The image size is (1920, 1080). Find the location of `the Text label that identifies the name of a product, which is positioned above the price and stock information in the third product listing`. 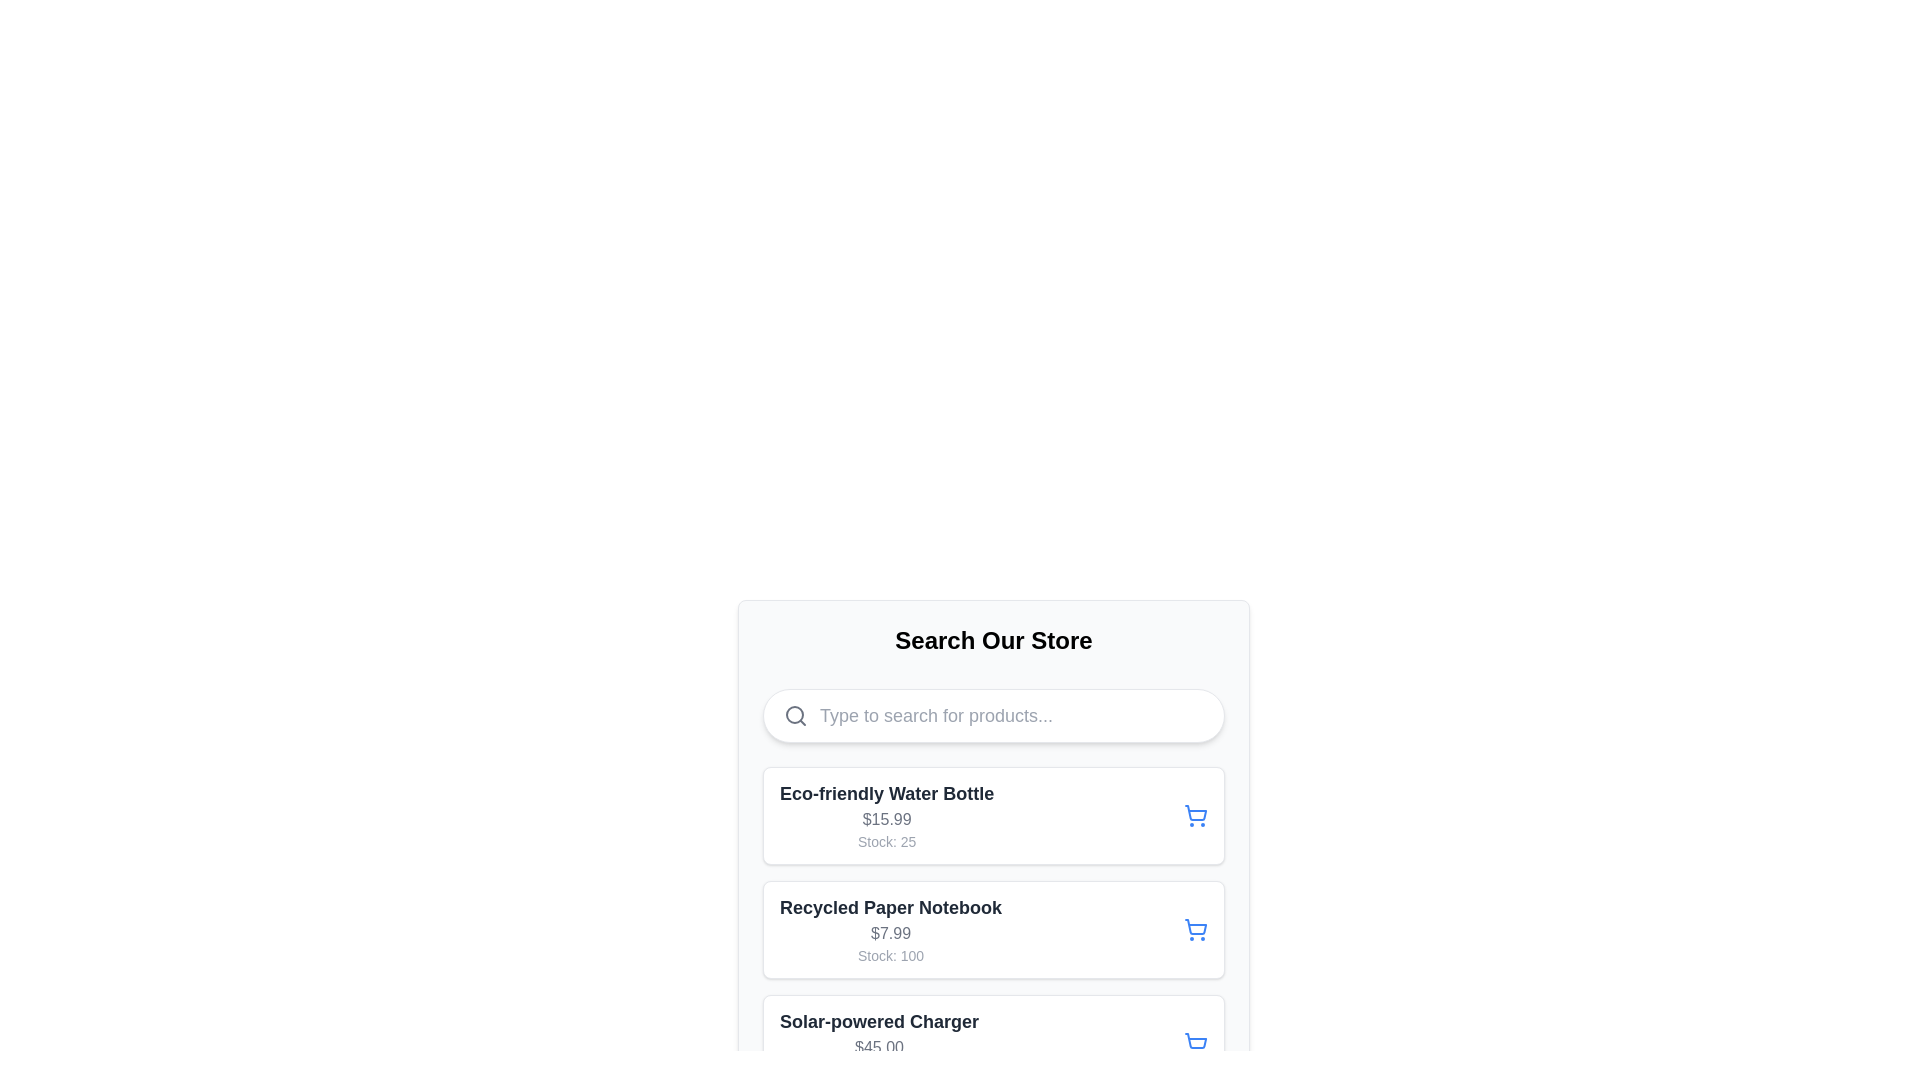

the Text label that identifies the name of a product, which is positioned above the price and stock information in the third product listing is located at coordinates (879, 1022).